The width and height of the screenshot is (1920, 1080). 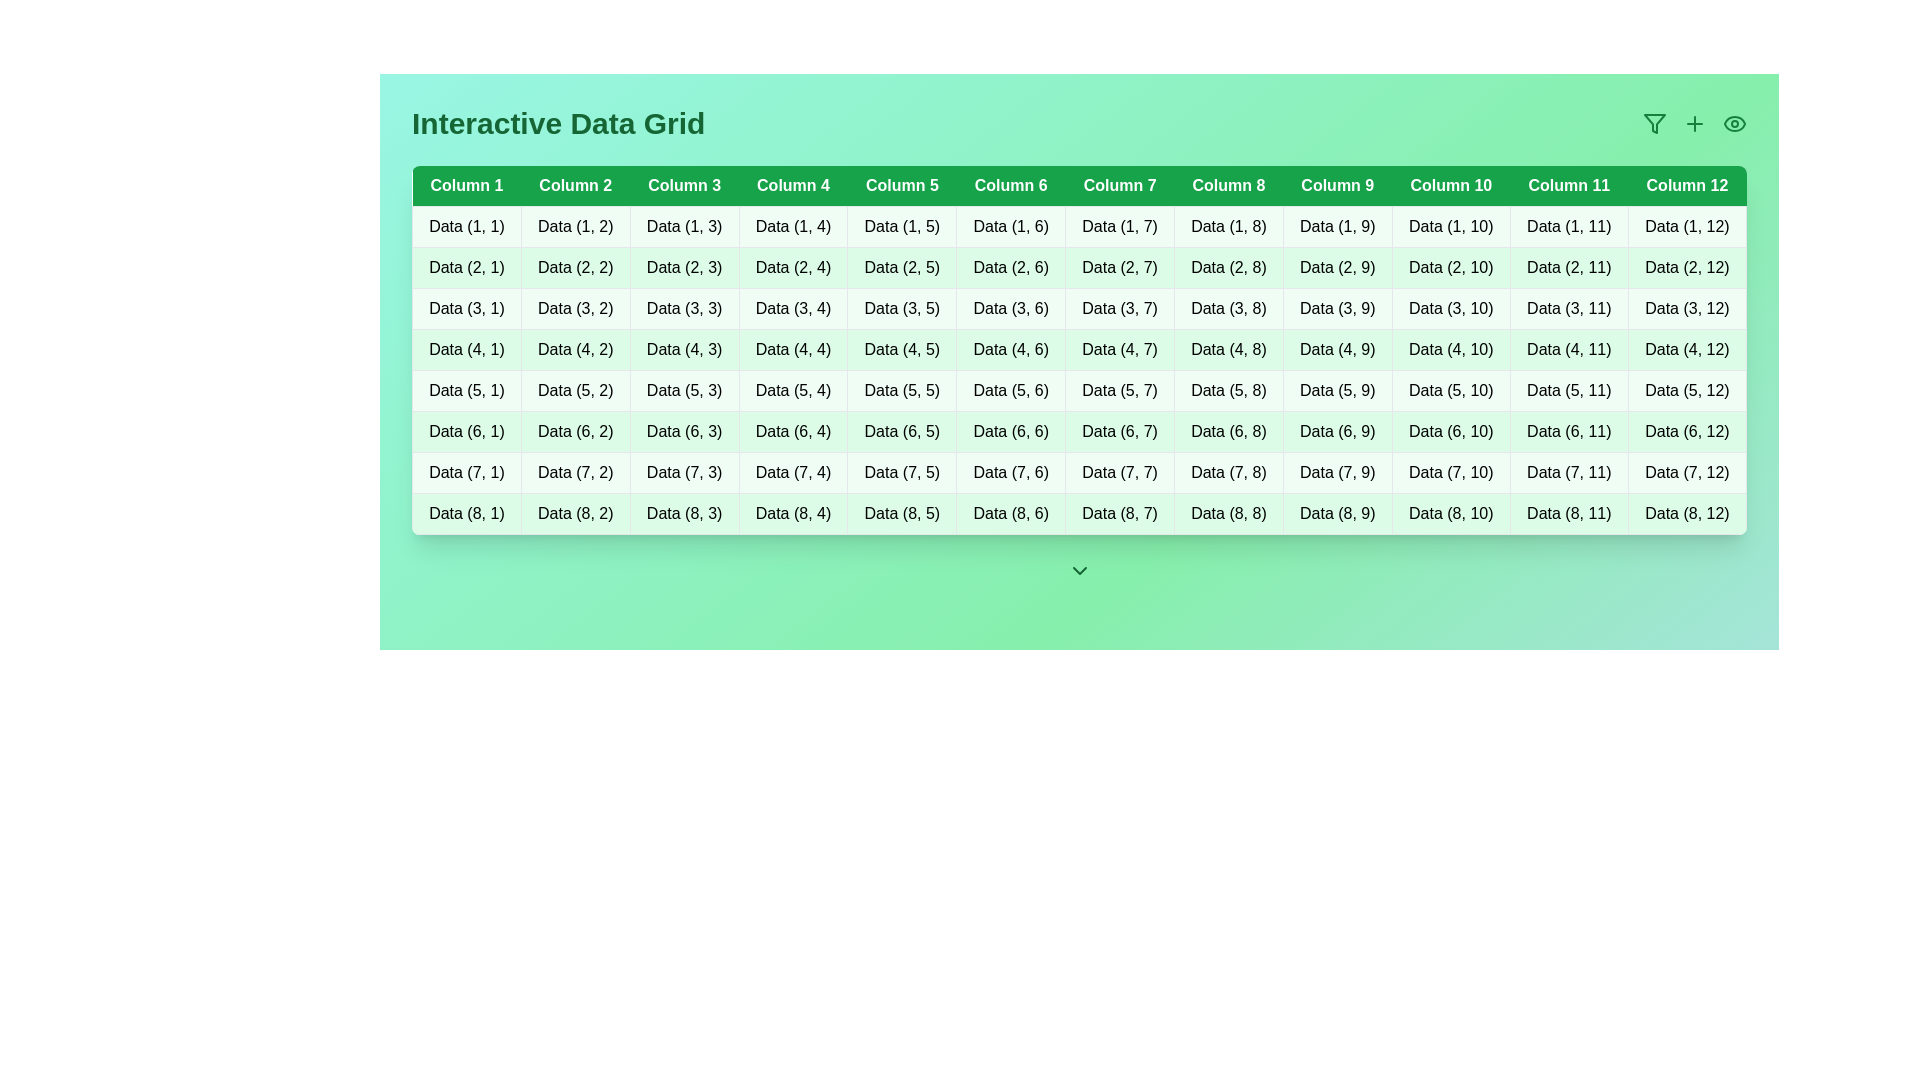 I want to click on the plus icon to add new data, so click(x=1693, y=123).